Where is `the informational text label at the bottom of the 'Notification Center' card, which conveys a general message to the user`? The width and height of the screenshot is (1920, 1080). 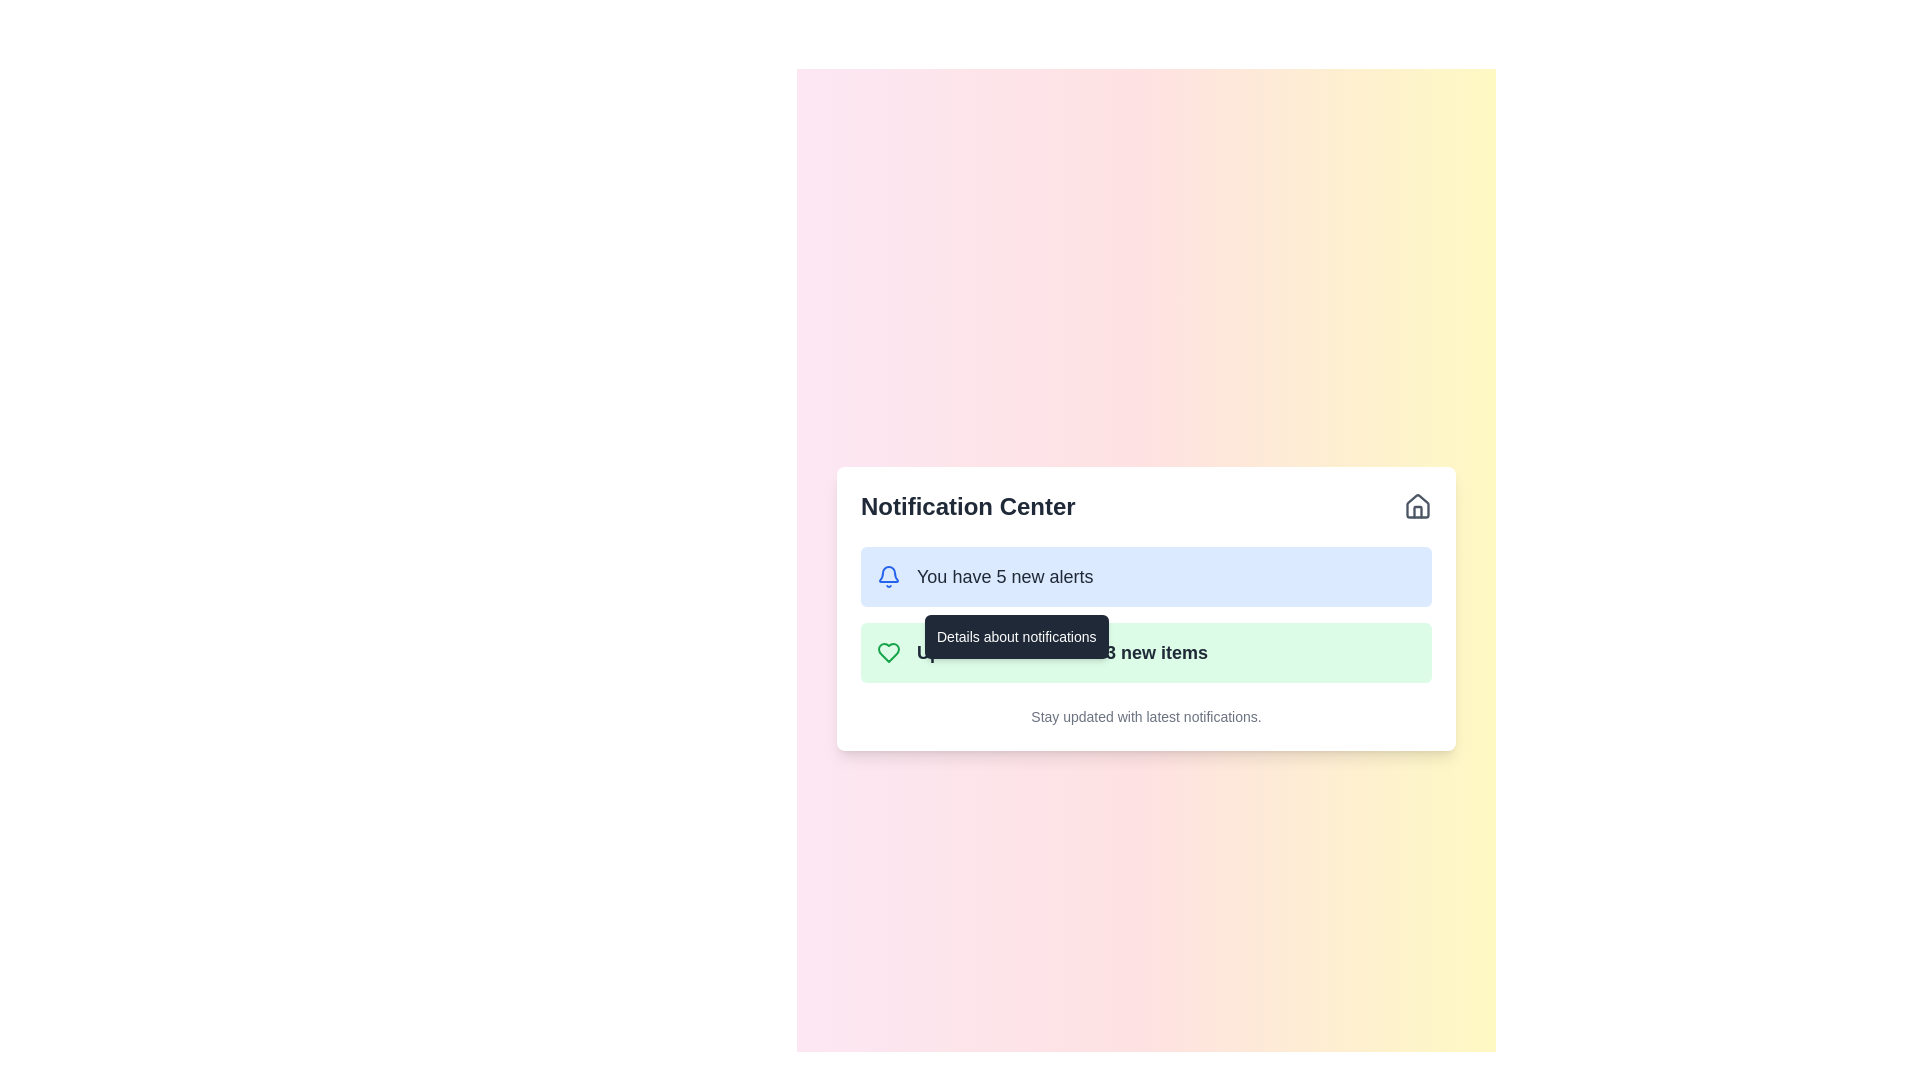 the informational text label at the bottom of the 'Notification Center' card, which conveys a general message to the user is located at coordinates (1146, 716).